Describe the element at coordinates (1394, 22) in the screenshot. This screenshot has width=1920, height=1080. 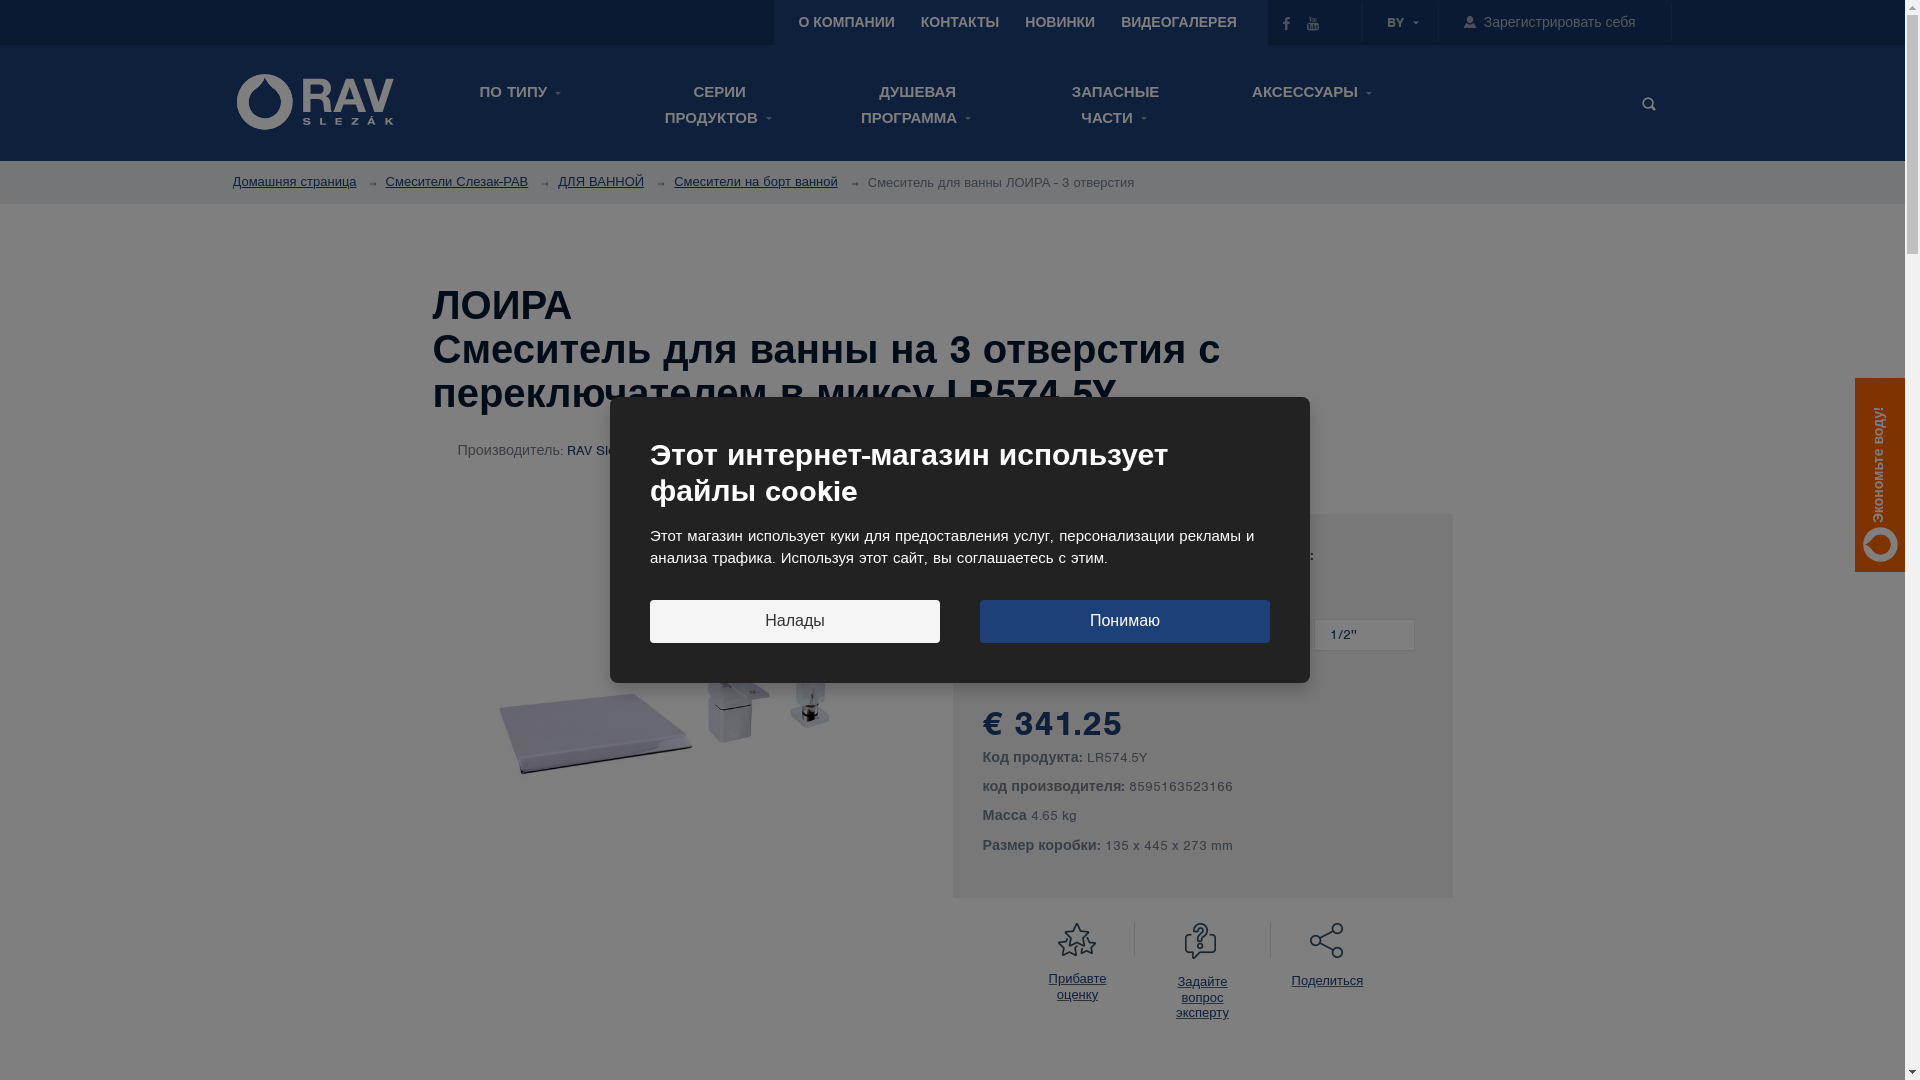
I see `'BY'` at that location.